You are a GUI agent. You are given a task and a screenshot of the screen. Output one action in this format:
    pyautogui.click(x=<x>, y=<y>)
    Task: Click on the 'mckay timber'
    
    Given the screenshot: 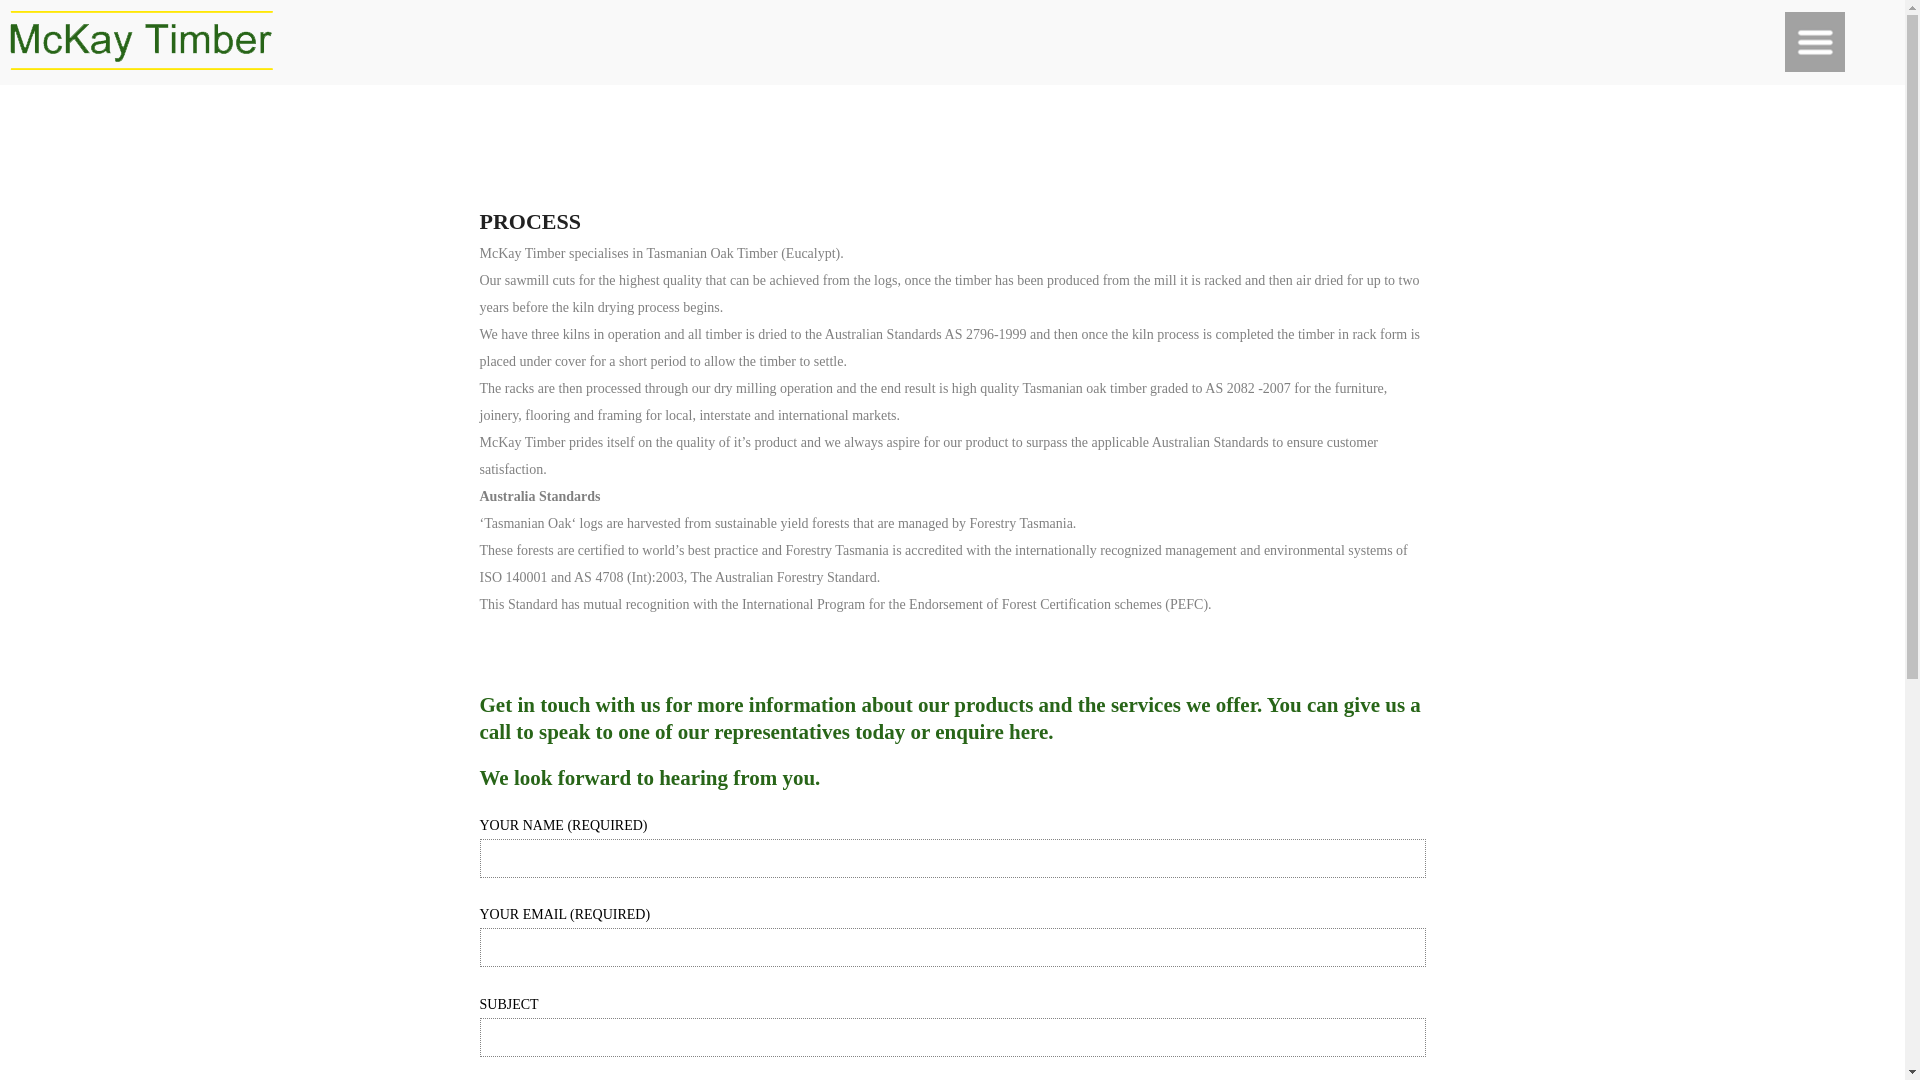 What is the action you would take?
    pyautogui.click(x=140, y=40)
    